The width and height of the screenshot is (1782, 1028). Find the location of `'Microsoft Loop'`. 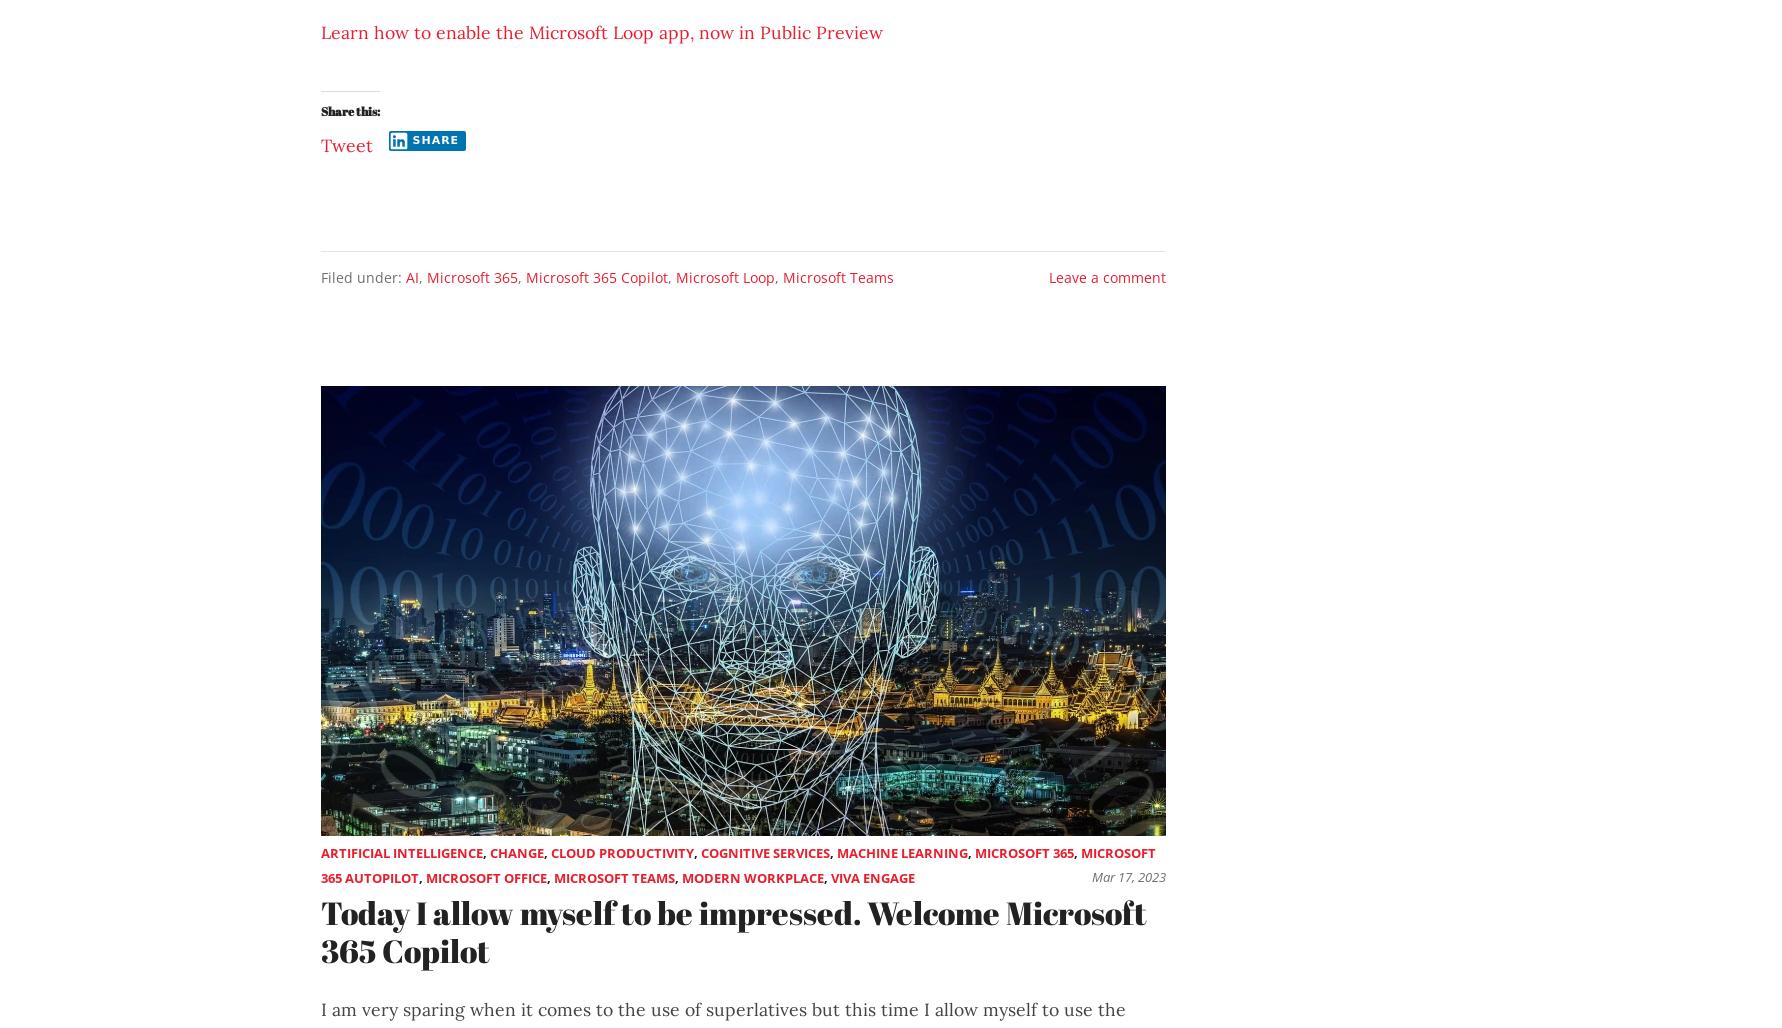

'Microsoft Loop' is located at coordinates (725, 276).